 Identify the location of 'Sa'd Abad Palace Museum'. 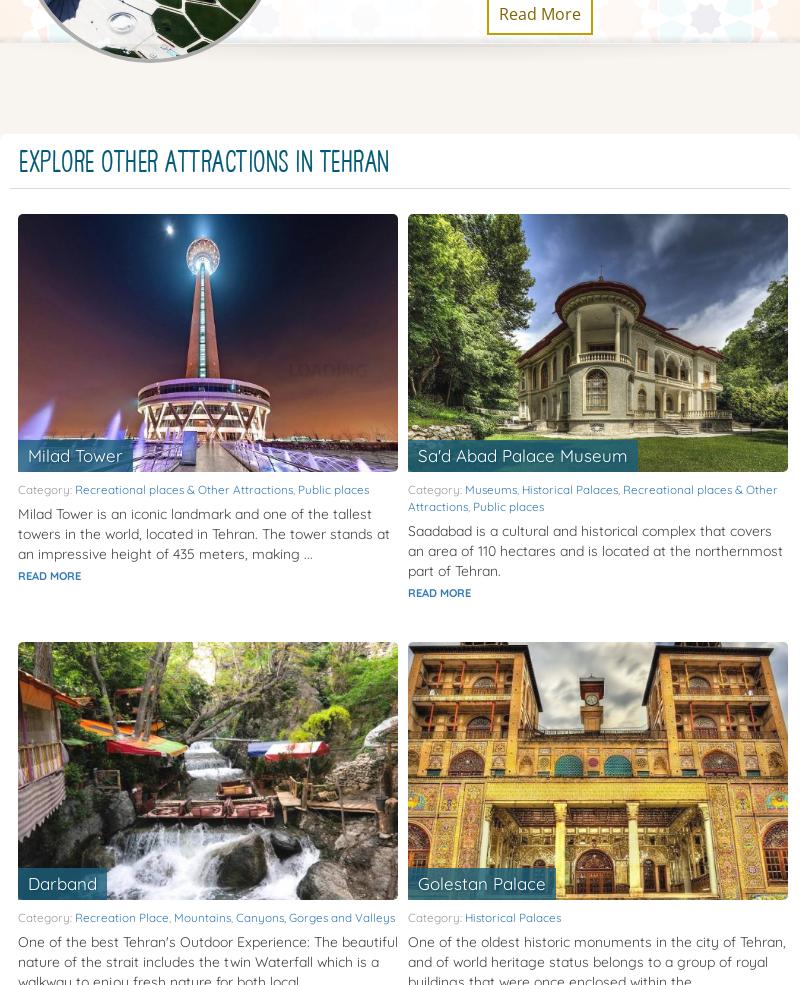
(418, 454).